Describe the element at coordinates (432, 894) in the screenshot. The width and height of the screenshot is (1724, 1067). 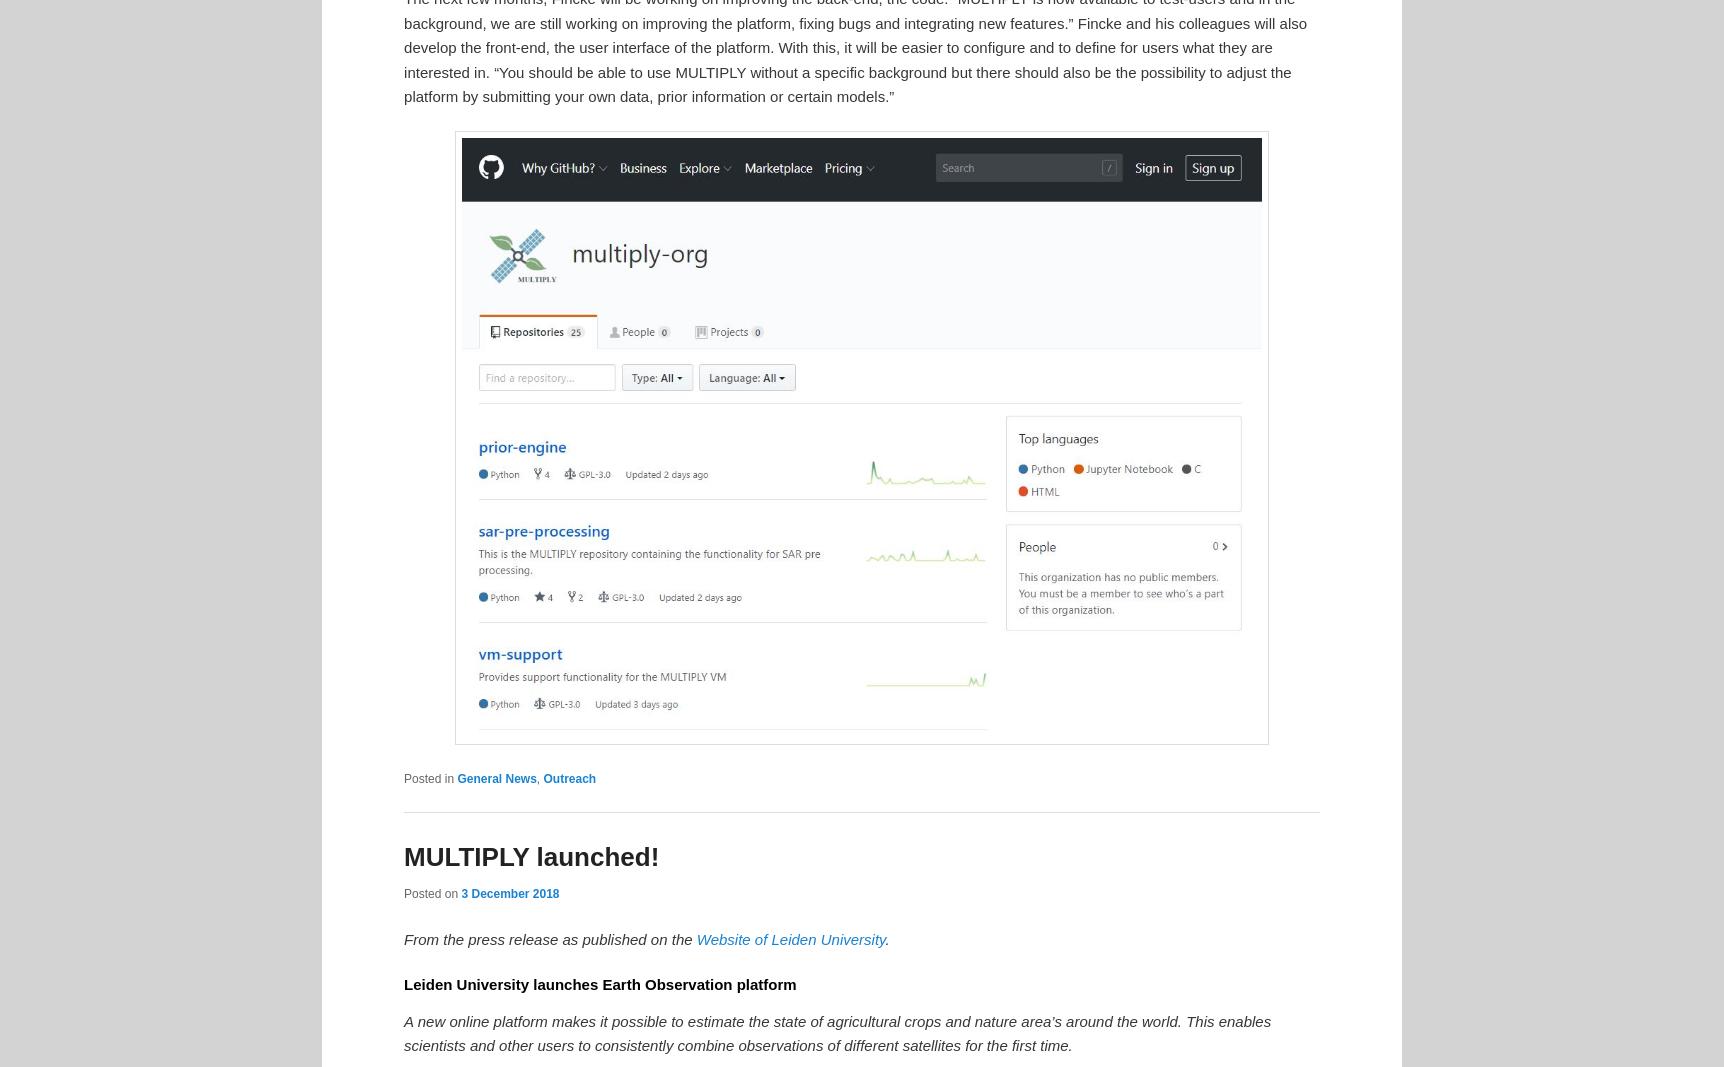
I see `'Posted on'` at that location.